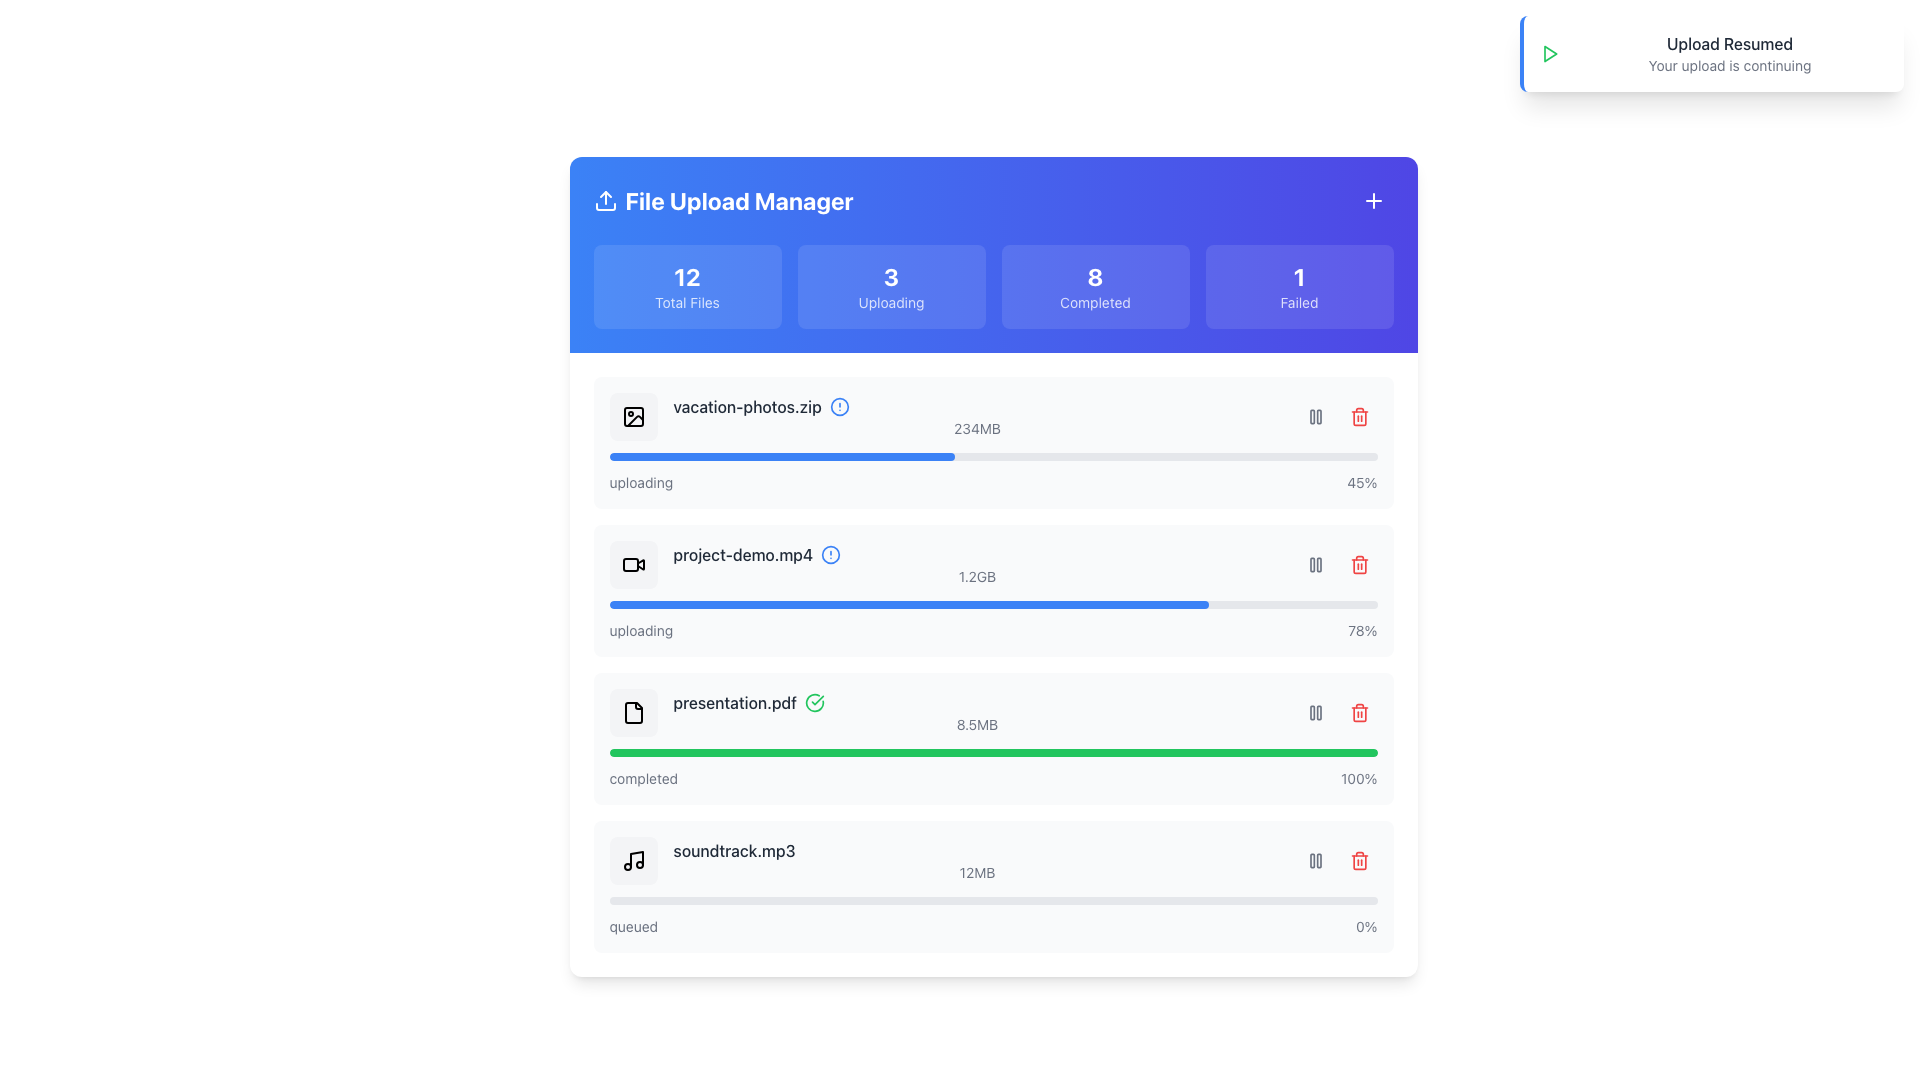 This screenshot has width=1920, height=1080. I want to click on the gray rounded square icon that indicates an image placeholder for the first file entry titled 'vacation-photos.zip', so click(632, 415).